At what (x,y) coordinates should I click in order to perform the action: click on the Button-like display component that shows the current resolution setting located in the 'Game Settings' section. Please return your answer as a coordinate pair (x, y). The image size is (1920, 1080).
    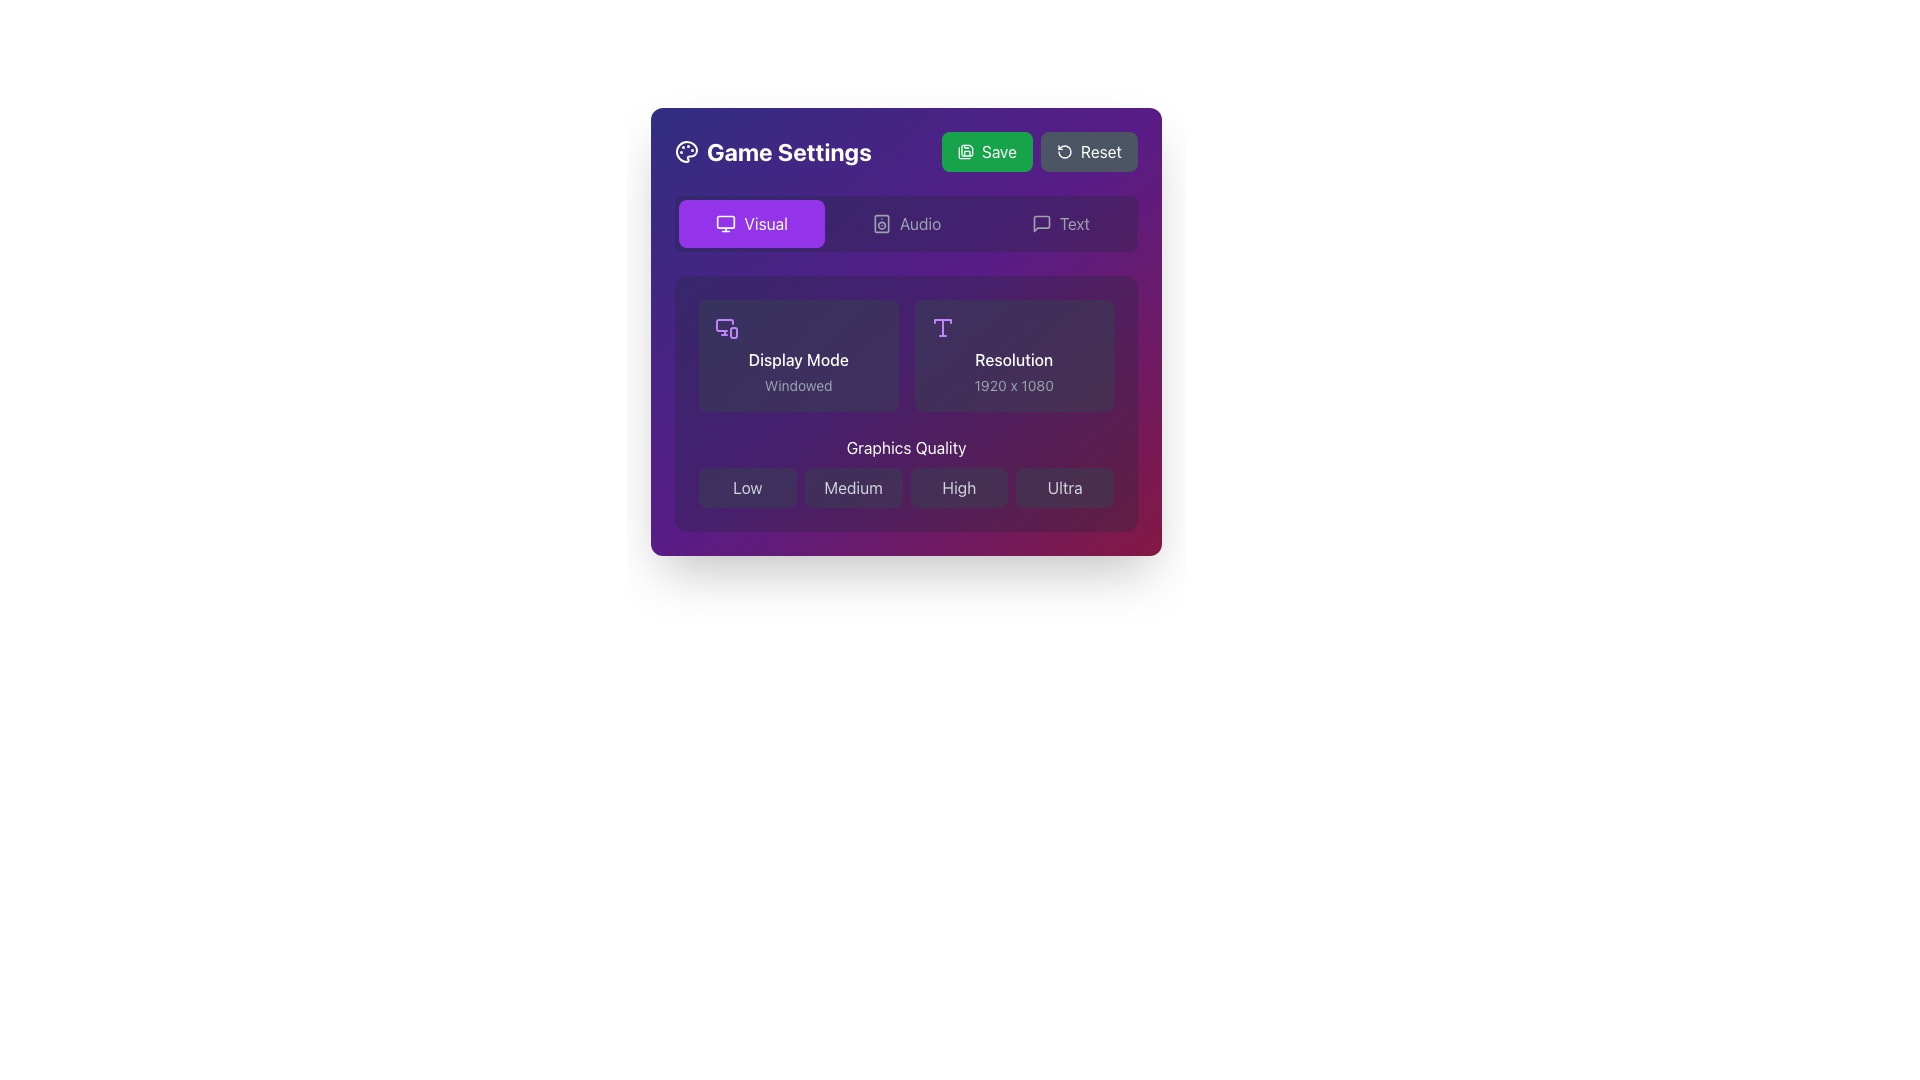
    Looking at the image, I should click on (1014, 354).